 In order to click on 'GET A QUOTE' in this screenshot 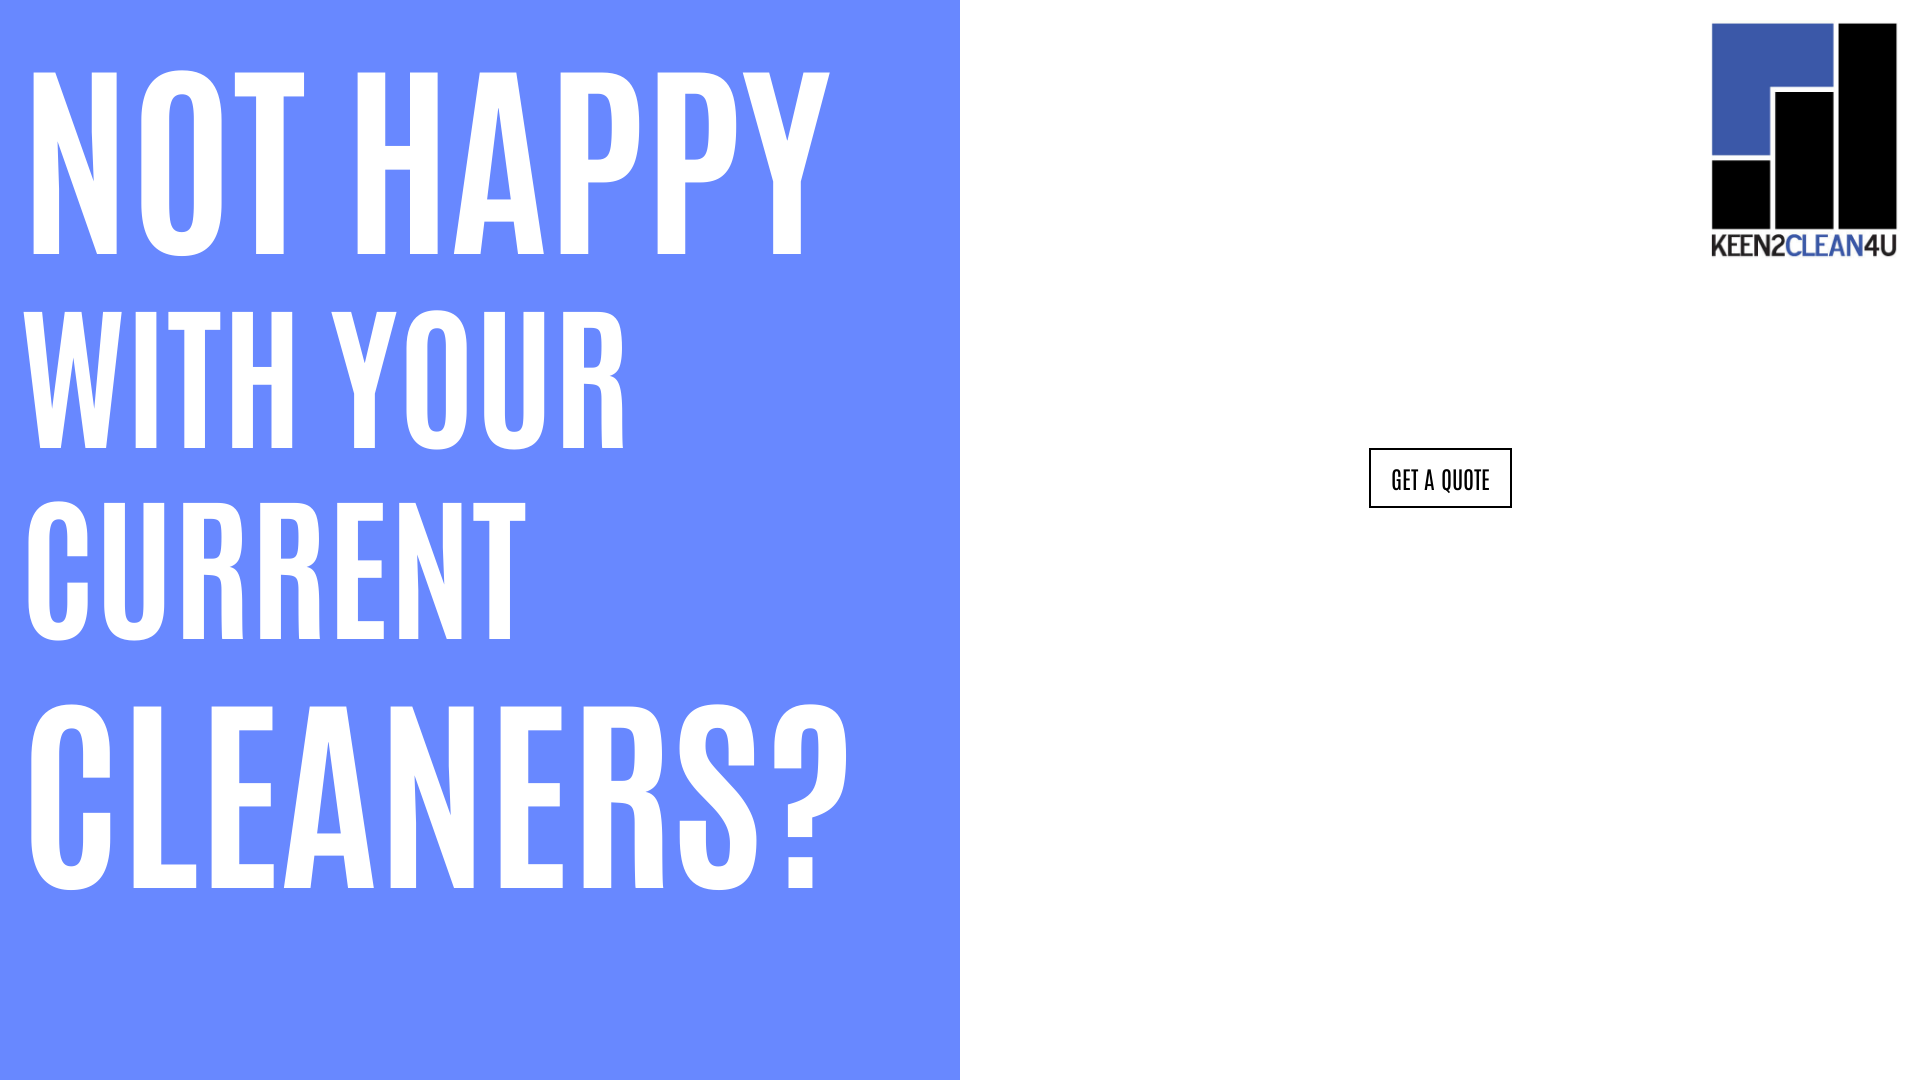, I will do `click(1367, 478)`.